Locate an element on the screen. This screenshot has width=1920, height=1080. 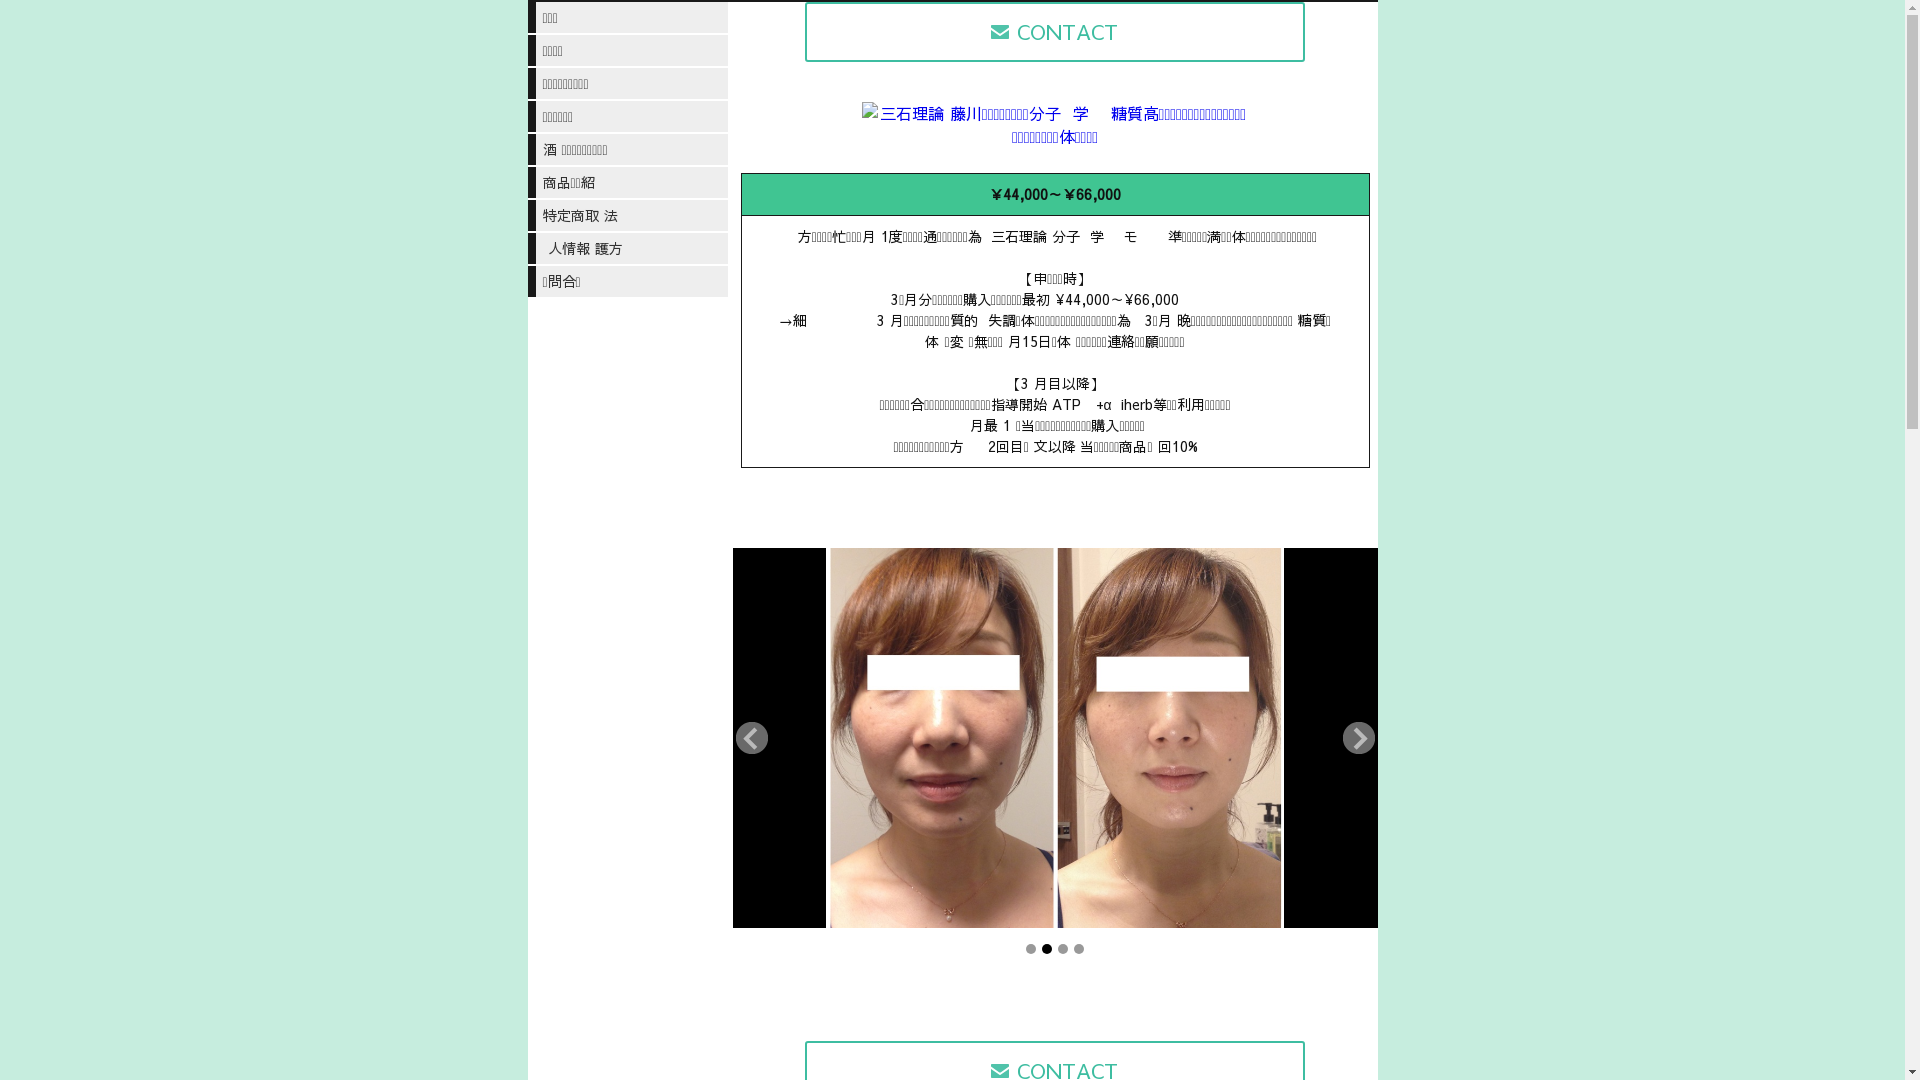
'4' is located at coordinates (1073, 947).